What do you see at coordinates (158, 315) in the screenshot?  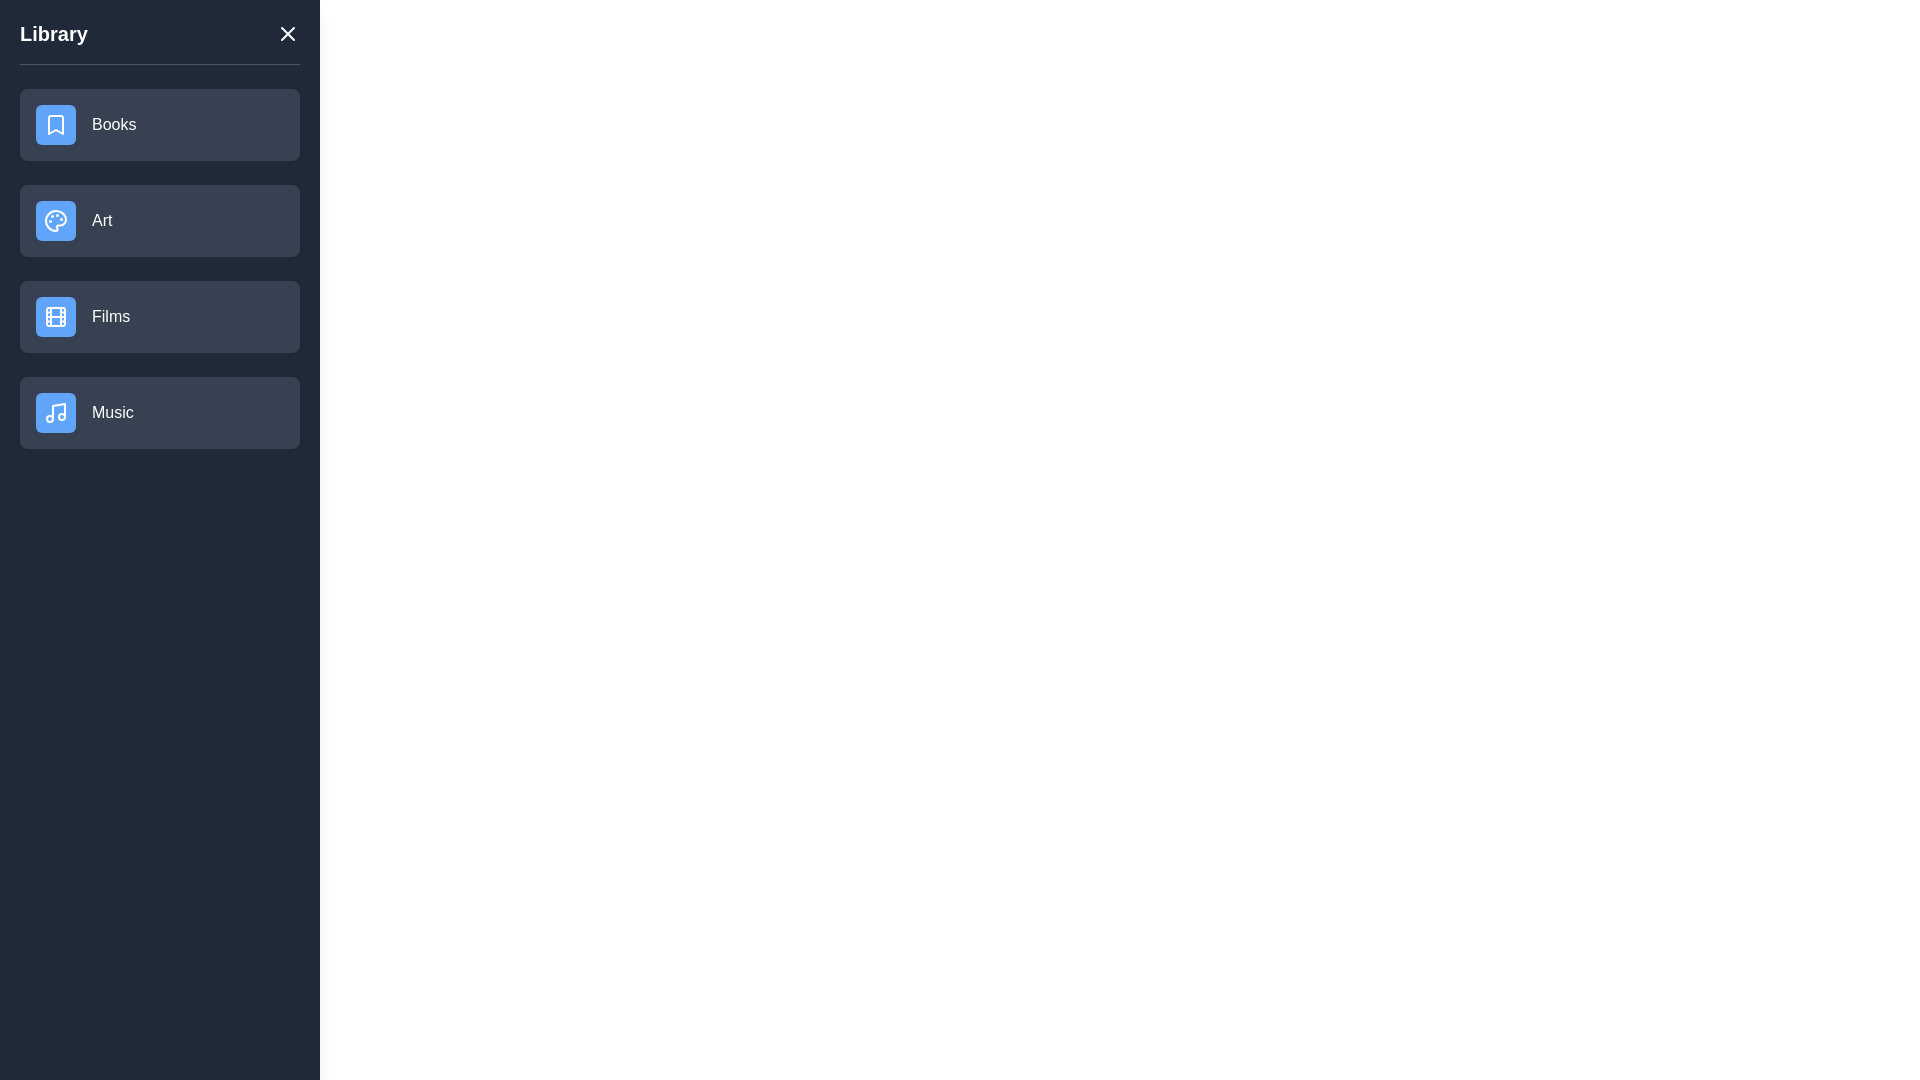 I see `the category Films from the list` at bounding box center [158, 315].